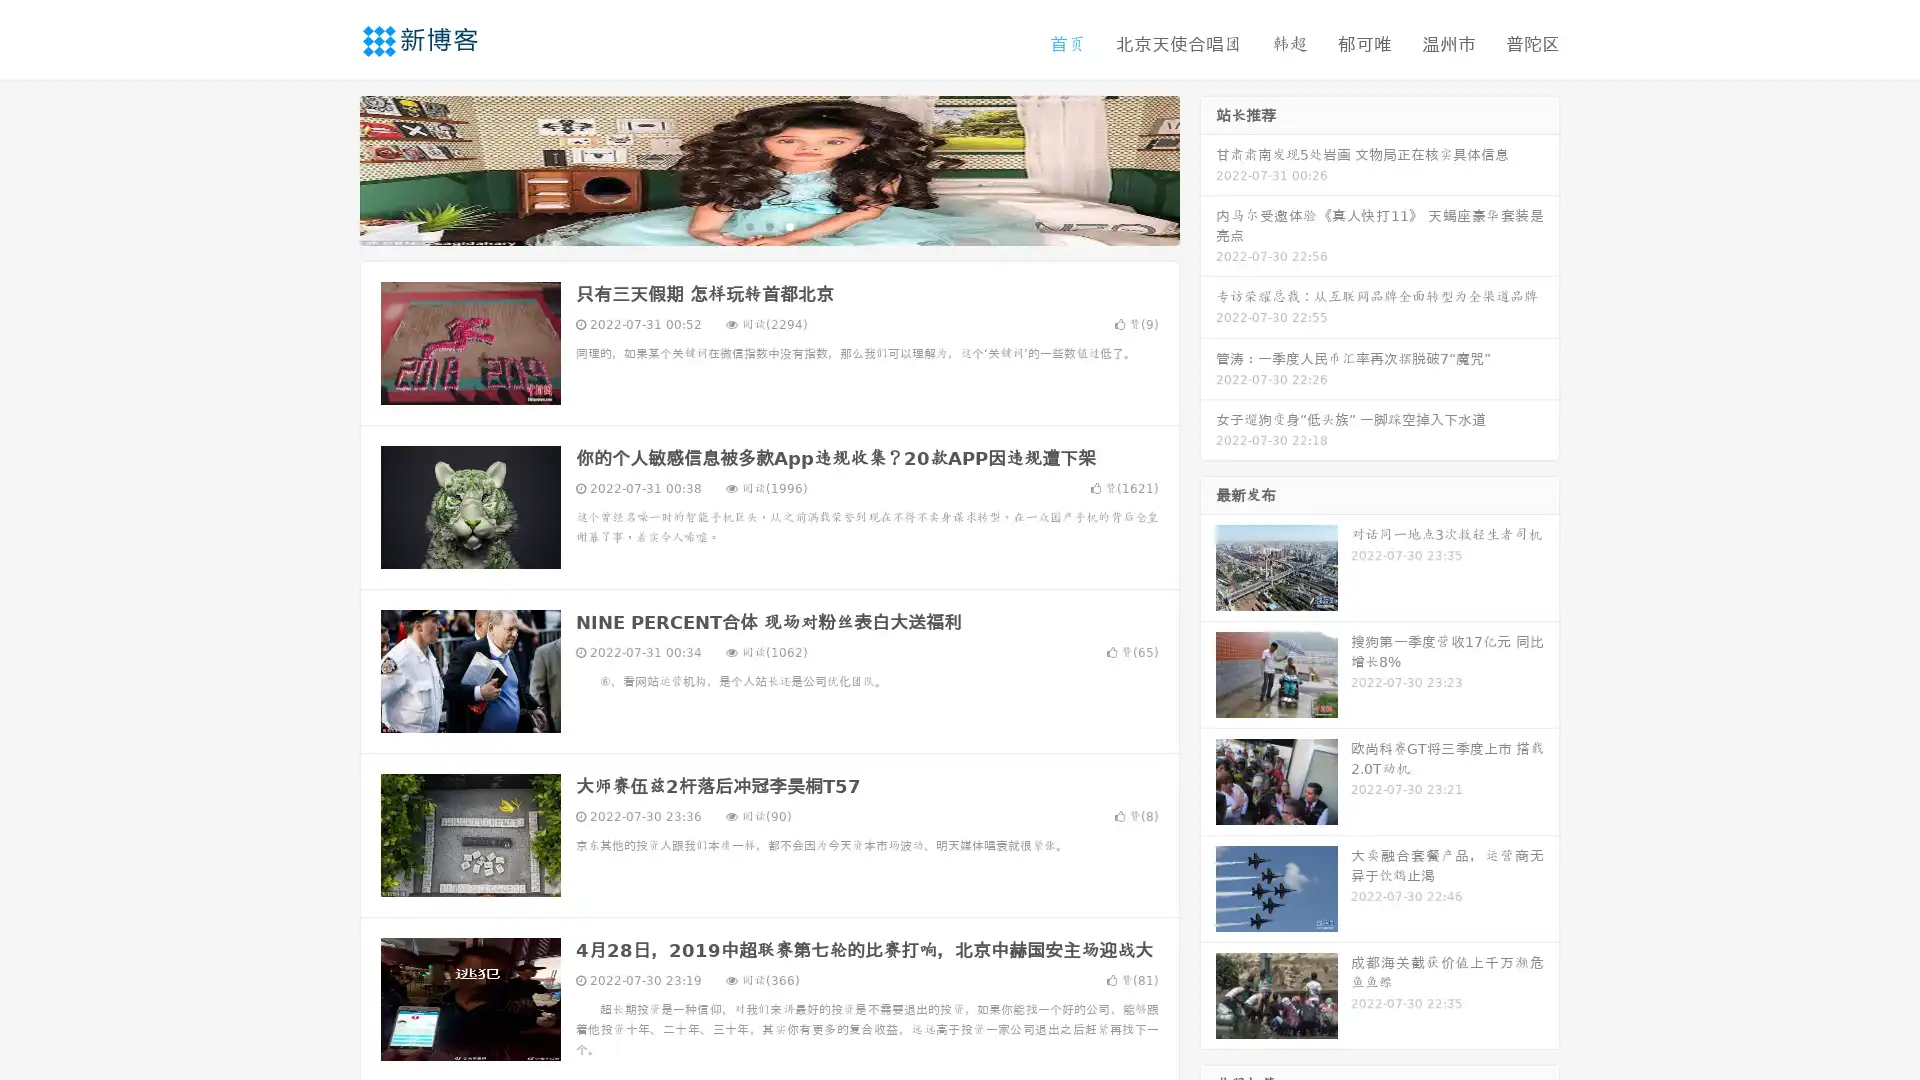  I want to click on Go to slide 3, so click(789, 225).